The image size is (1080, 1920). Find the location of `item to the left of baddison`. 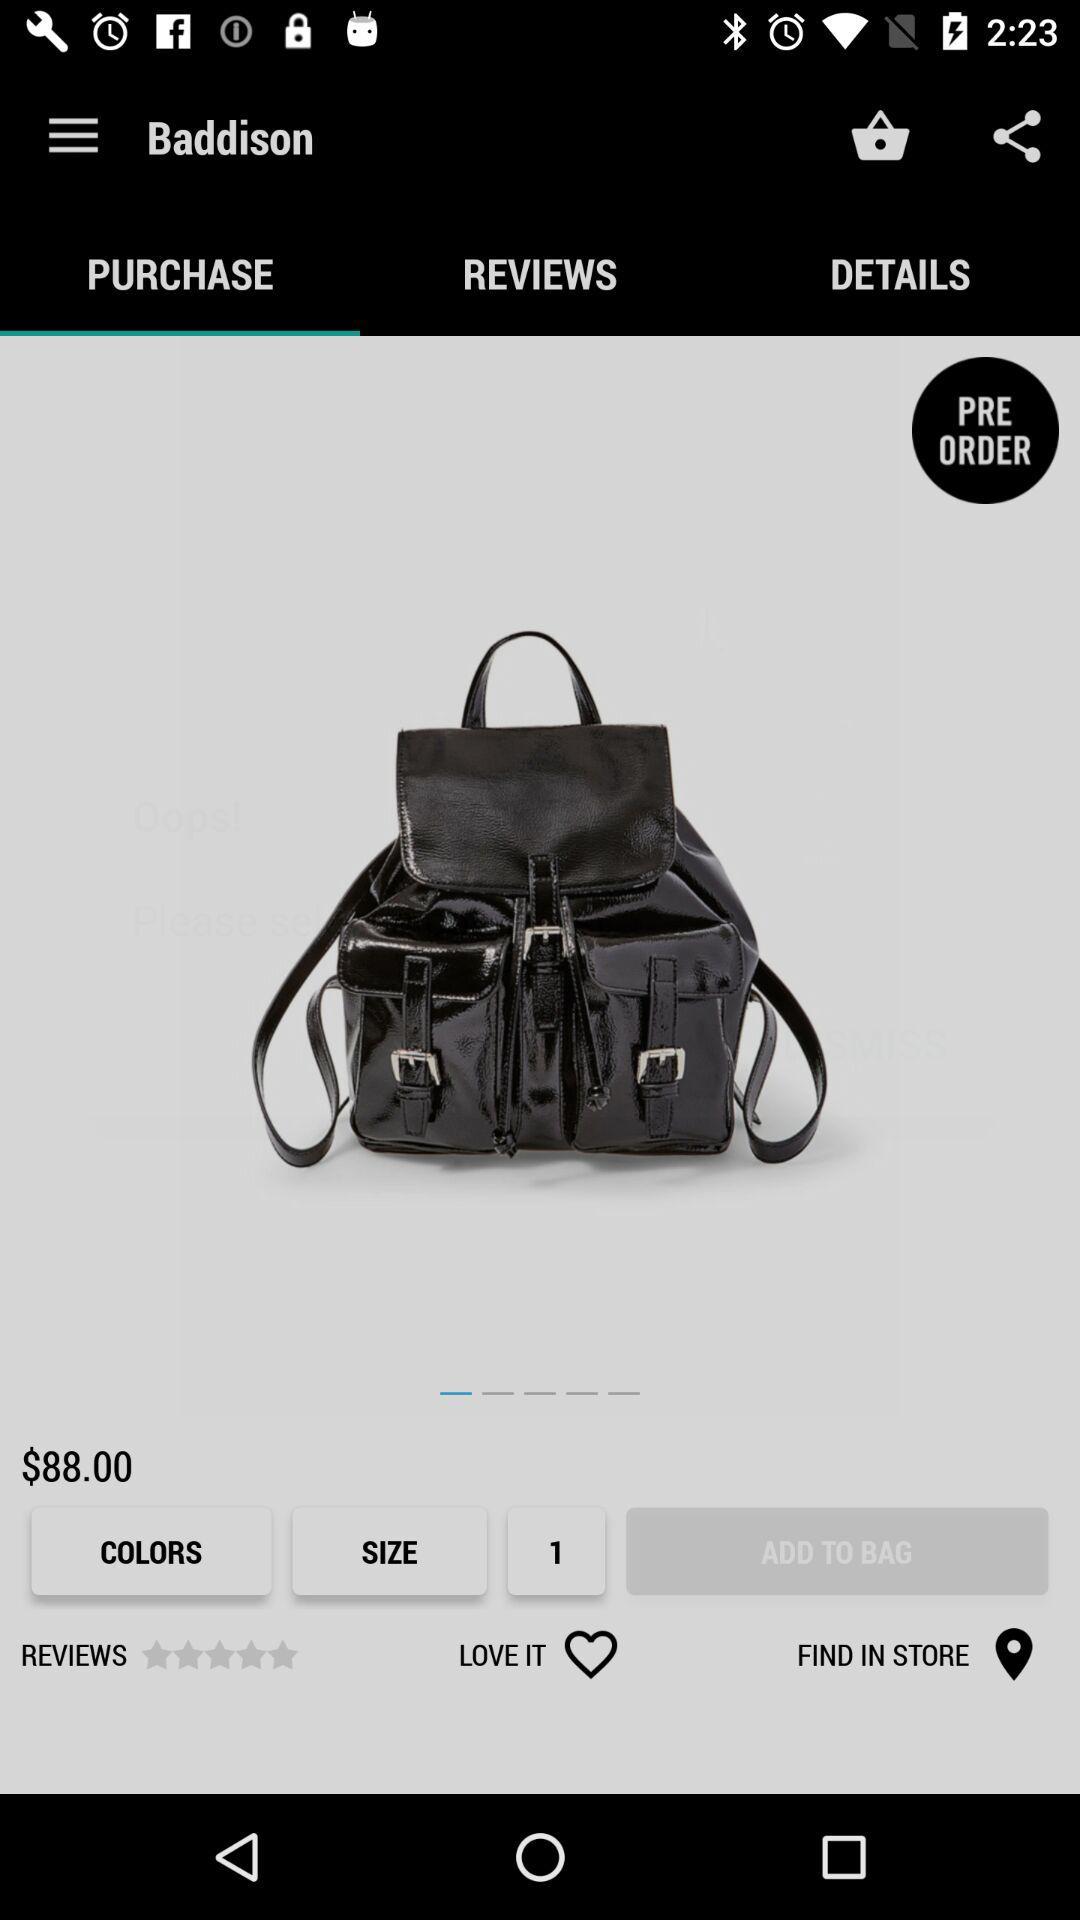

item to the left of baddison is located at coordinates (72, 135).